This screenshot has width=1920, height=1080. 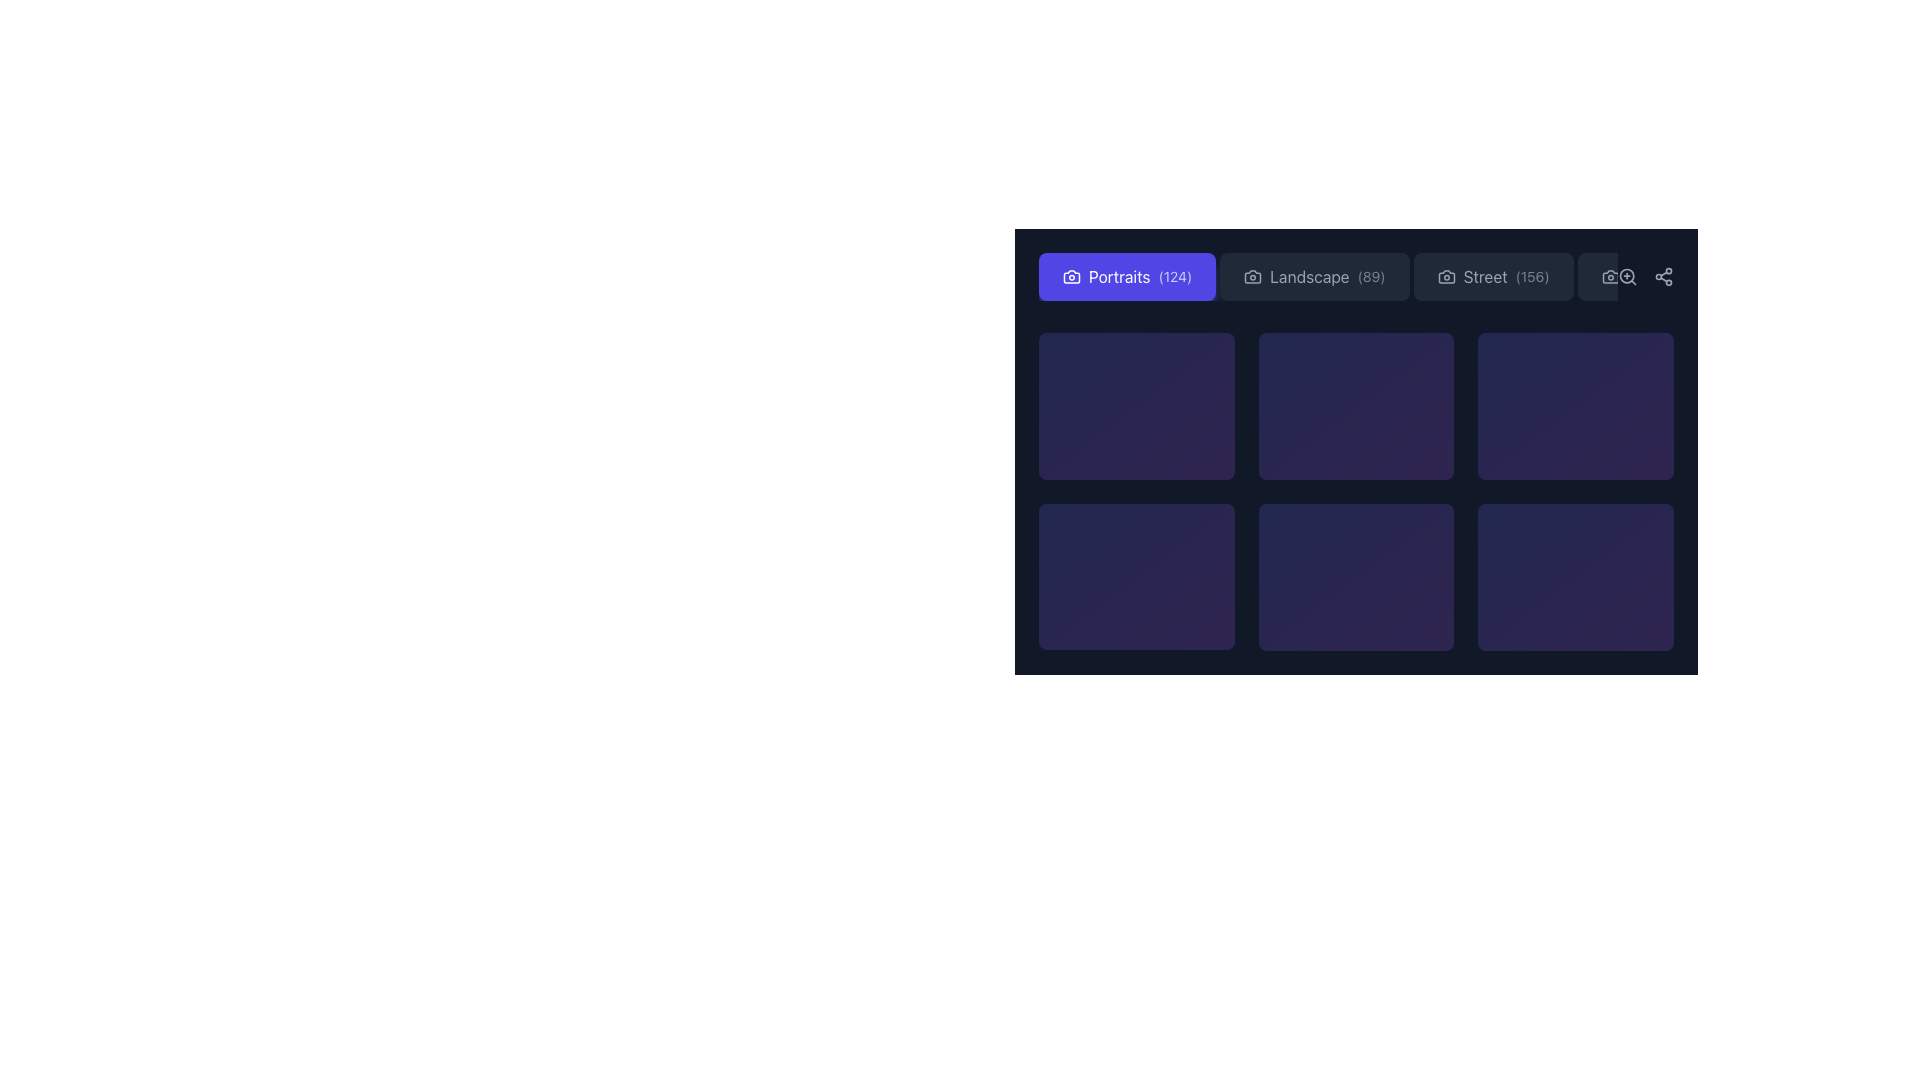 What do you see at coordinates (1136, 405) in the screenshot?
I see `the selectable item within the 'Portraits' category` at bounding box center [1136, 405].